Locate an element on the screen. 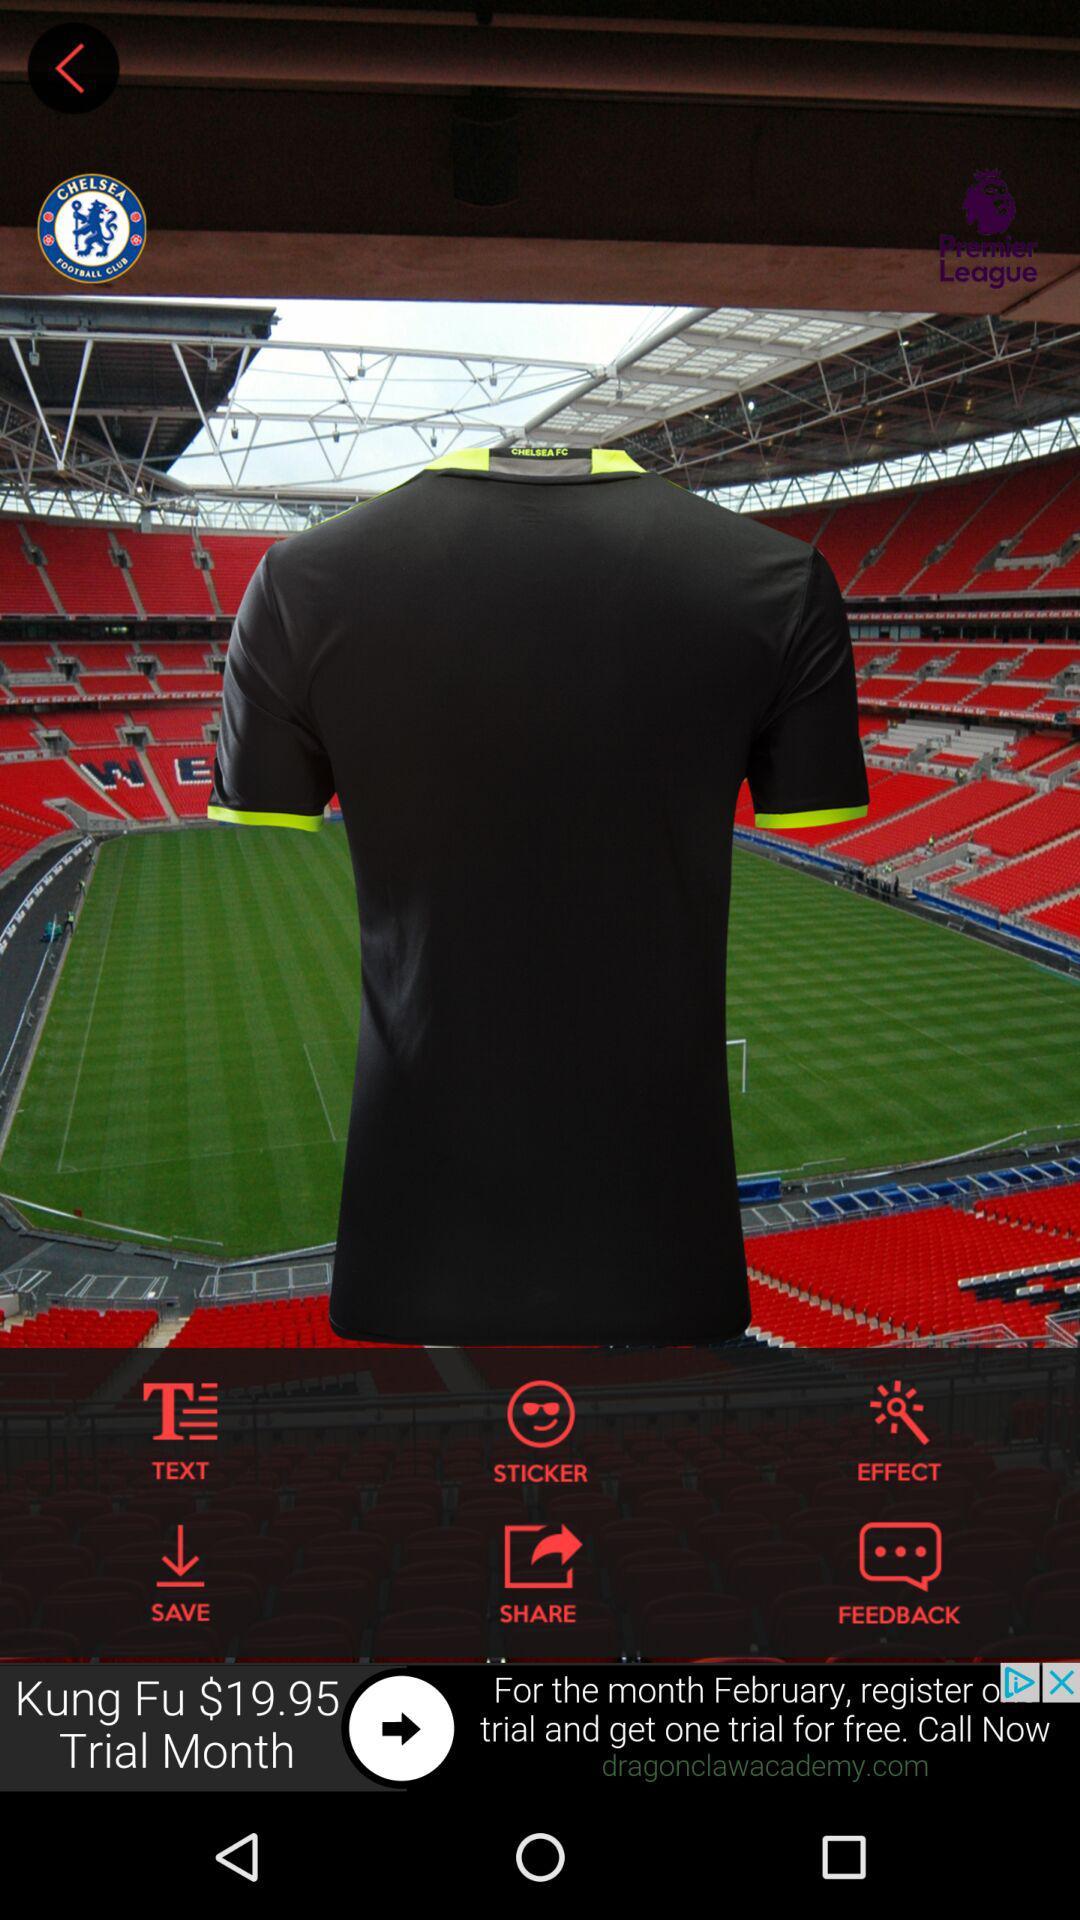 Image resolution: width=1080 pixels, height=1920 pixels. the more icon is located at coordinates (180, 1531).